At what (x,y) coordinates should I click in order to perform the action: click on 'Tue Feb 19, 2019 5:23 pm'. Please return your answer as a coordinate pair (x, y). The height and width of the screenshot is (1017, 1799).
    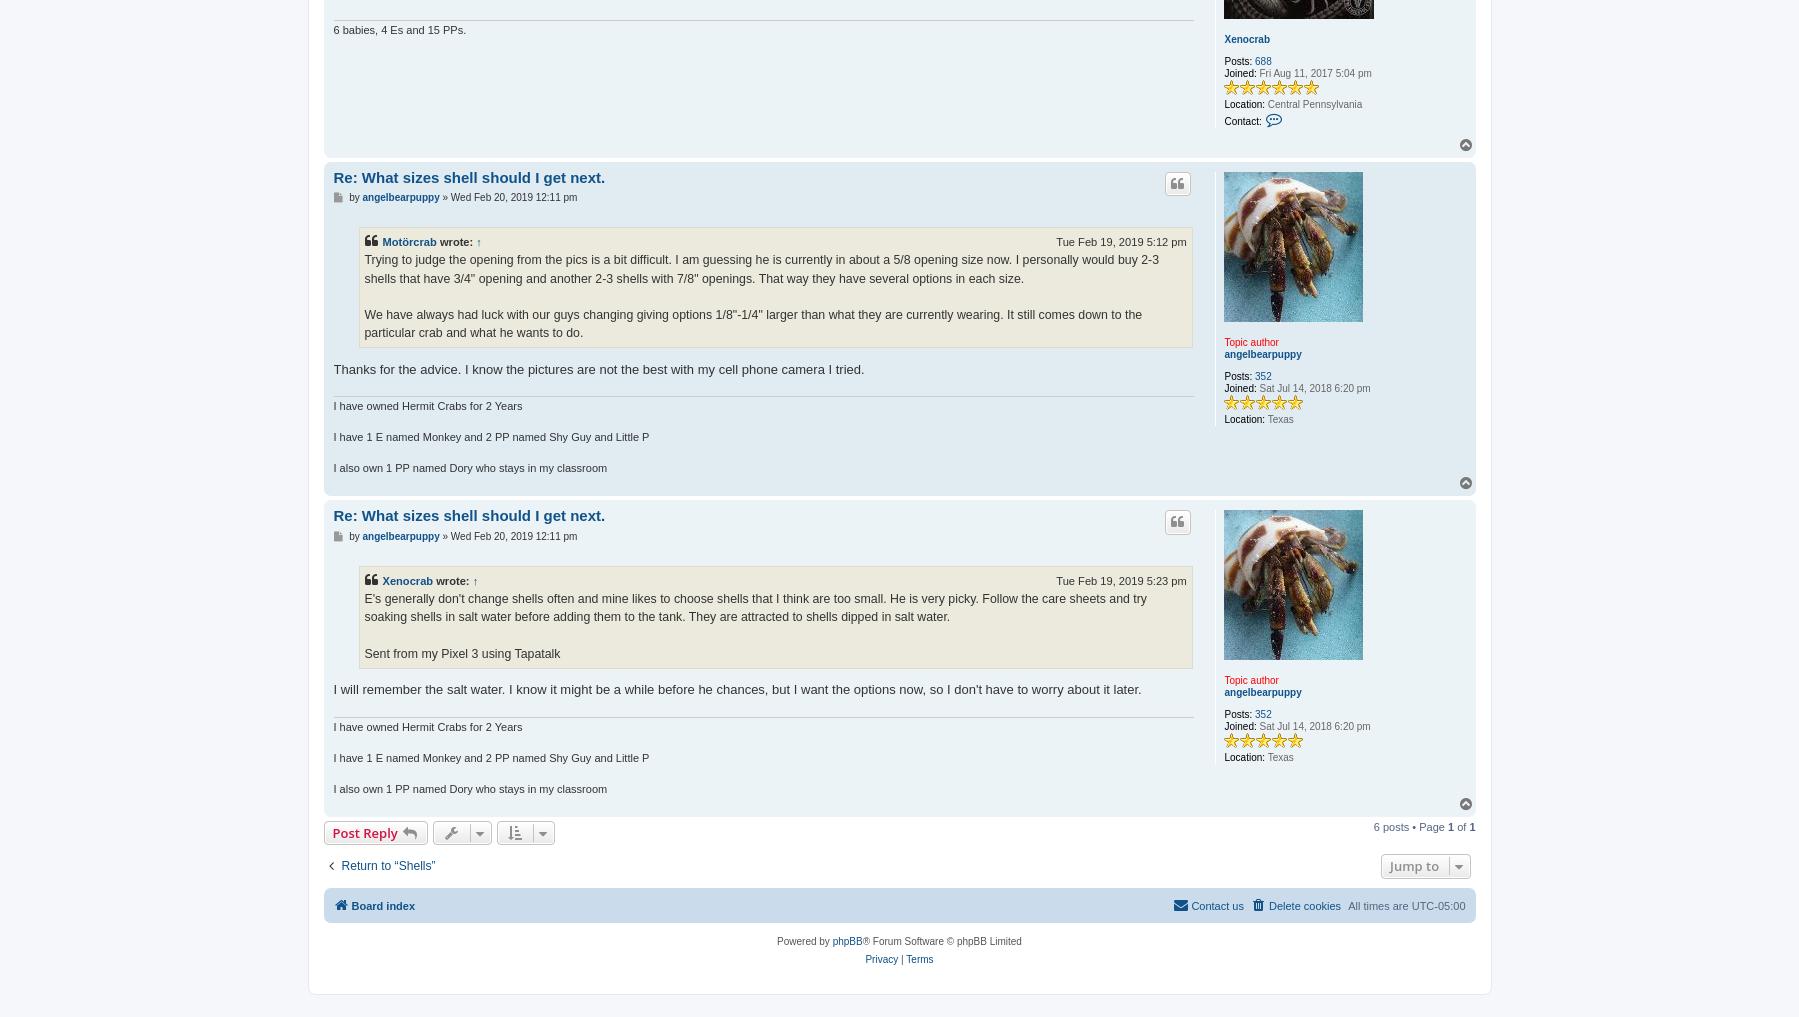
    Looking at the image, I should click on (1119, 580).